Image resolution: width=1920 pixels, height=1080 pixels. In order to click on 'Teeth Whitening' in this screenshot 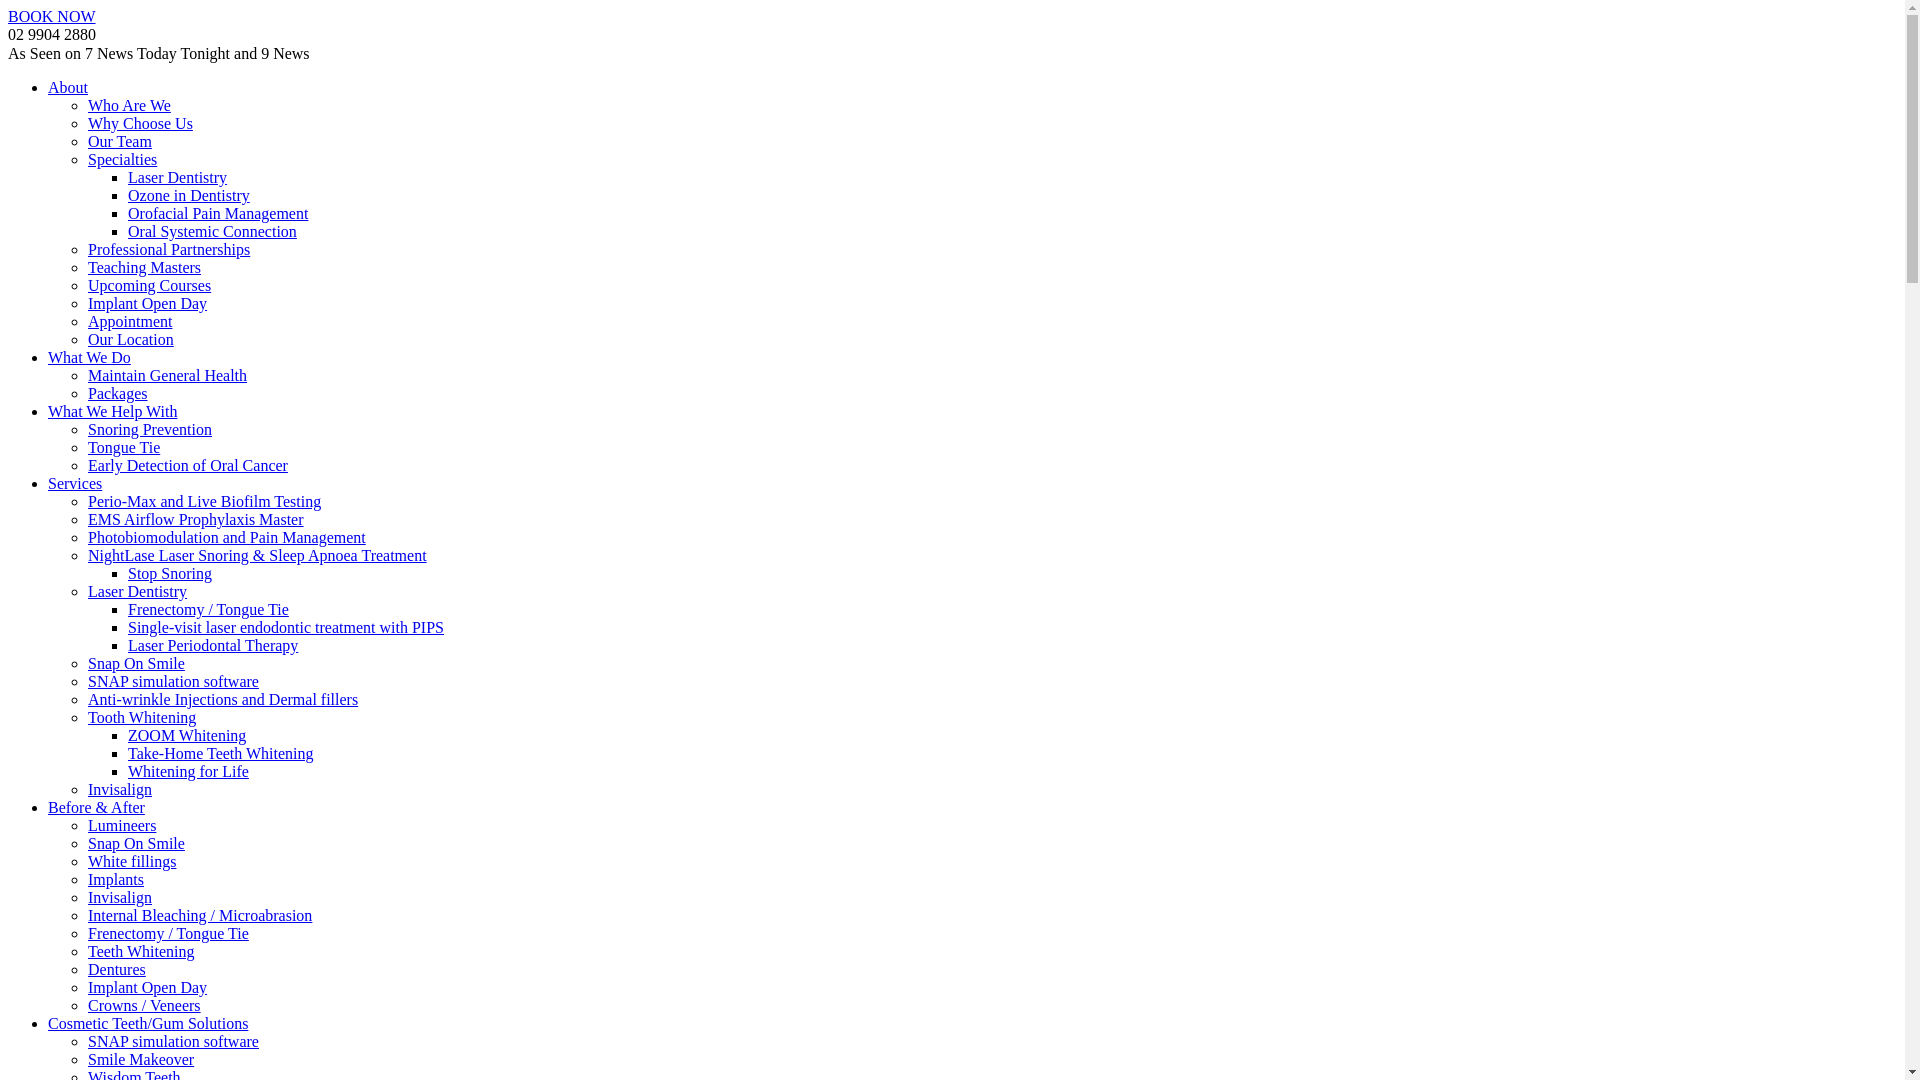, I will do `click(140, 950)`.